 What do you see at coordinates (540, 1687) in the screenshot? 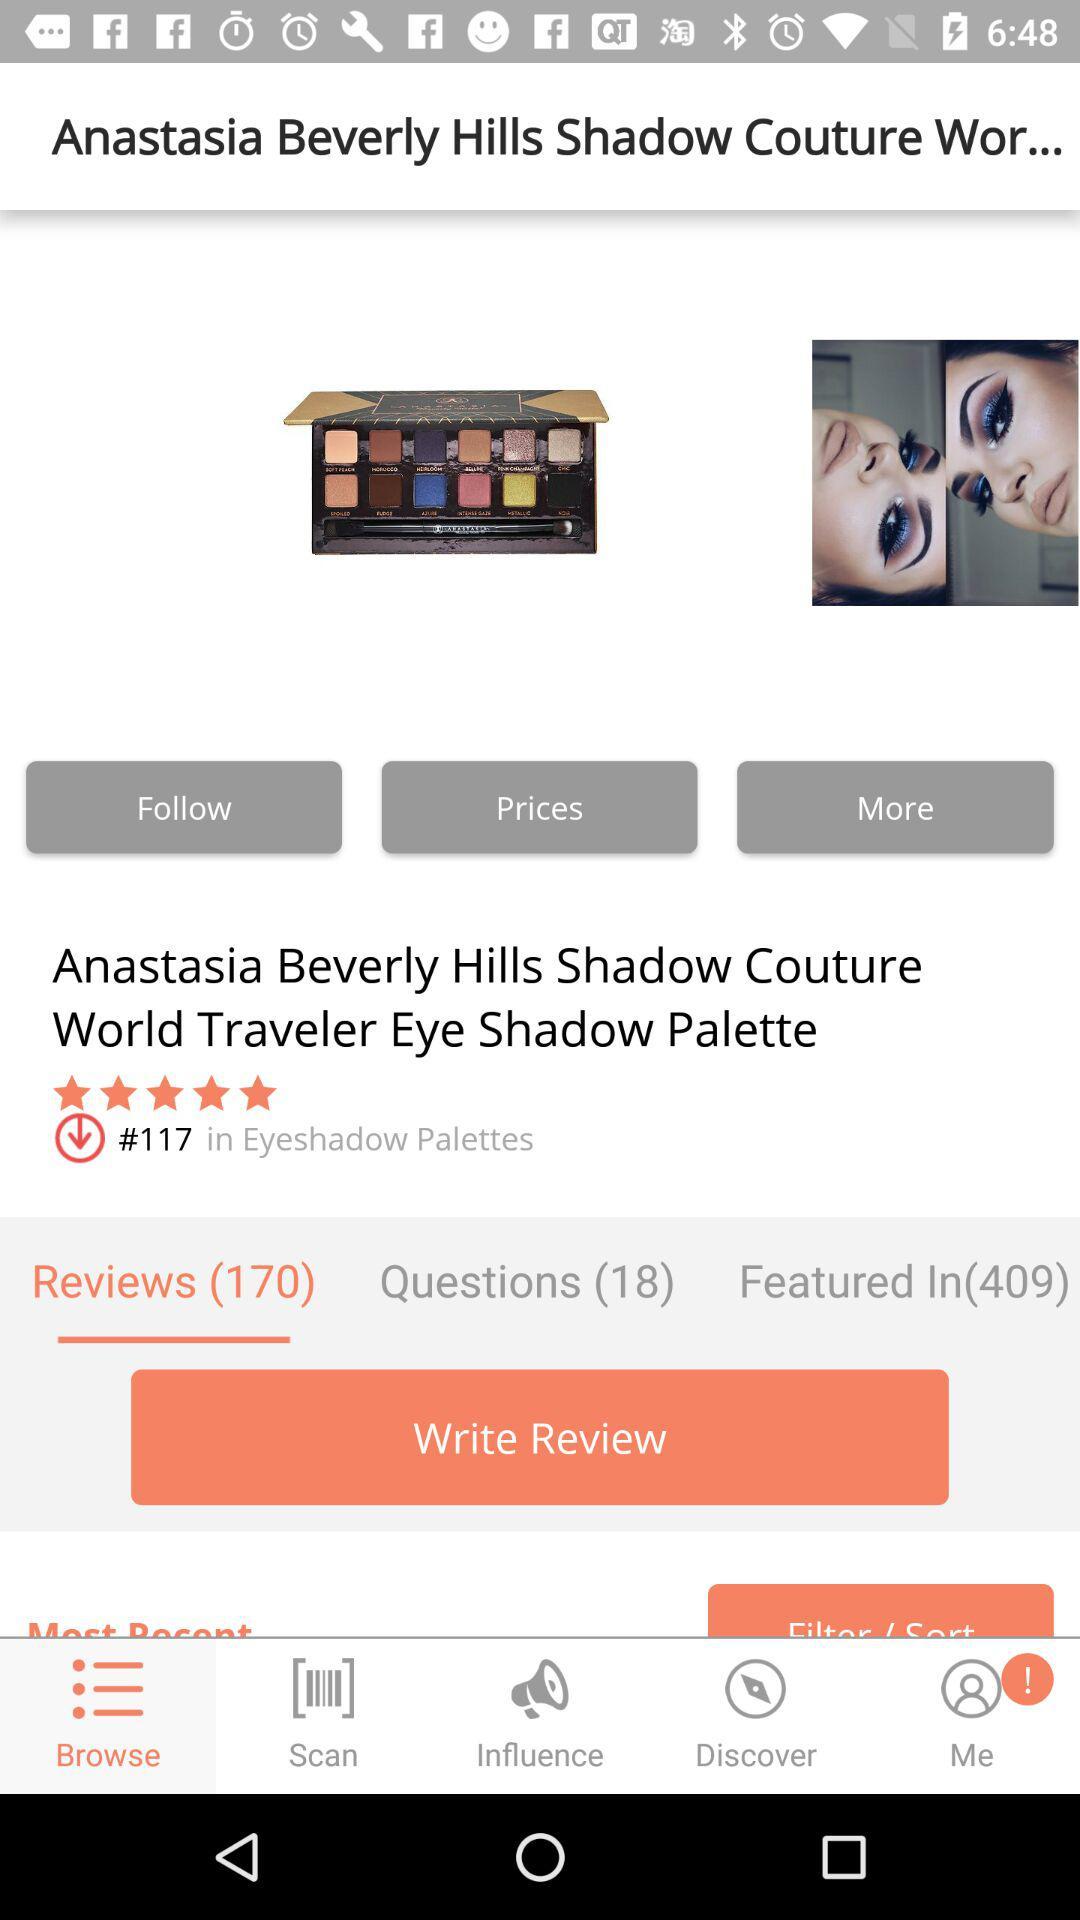
I see `the influence option` at bounding box center [540, 1687].